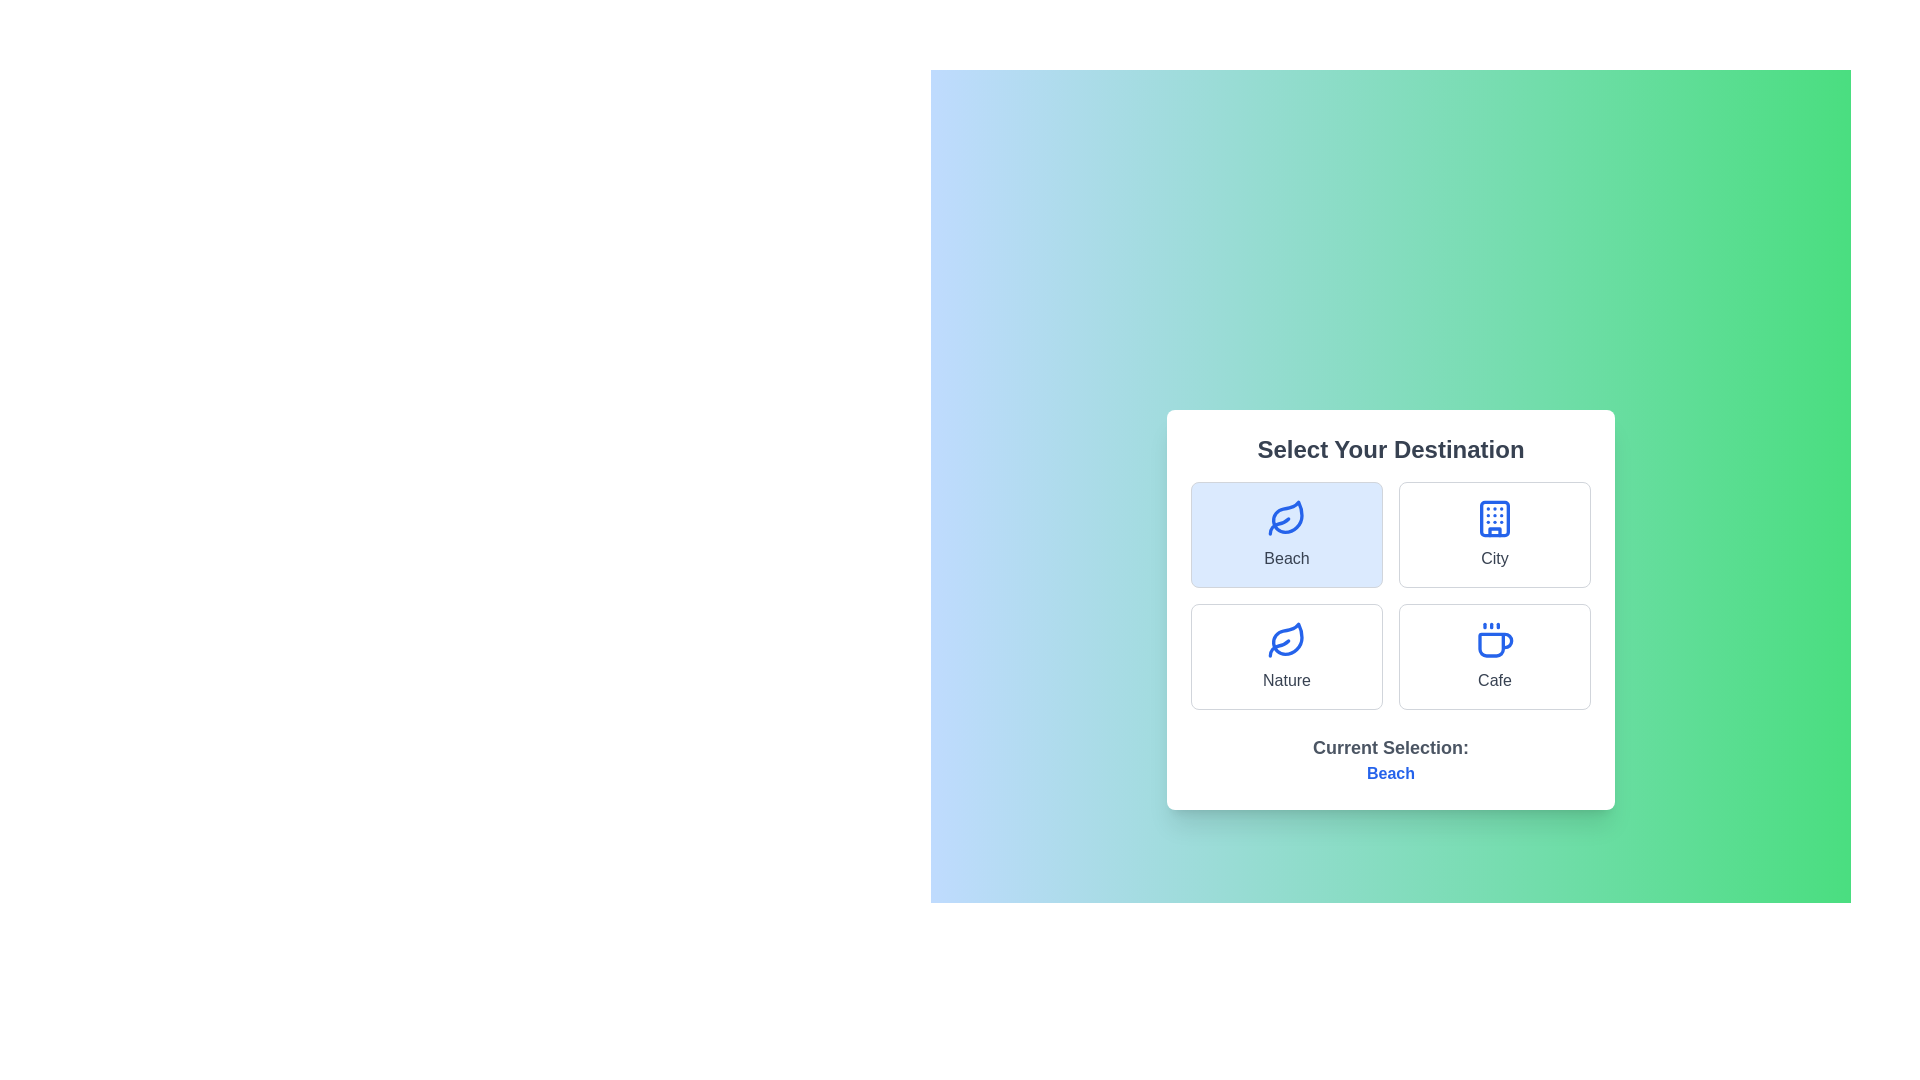 This screenshot has width=1920, height=1080. What do you see at coordinates (1494, 534) in the screenshot?
I see `the City option to select it` at bounding box center [1494, 534].